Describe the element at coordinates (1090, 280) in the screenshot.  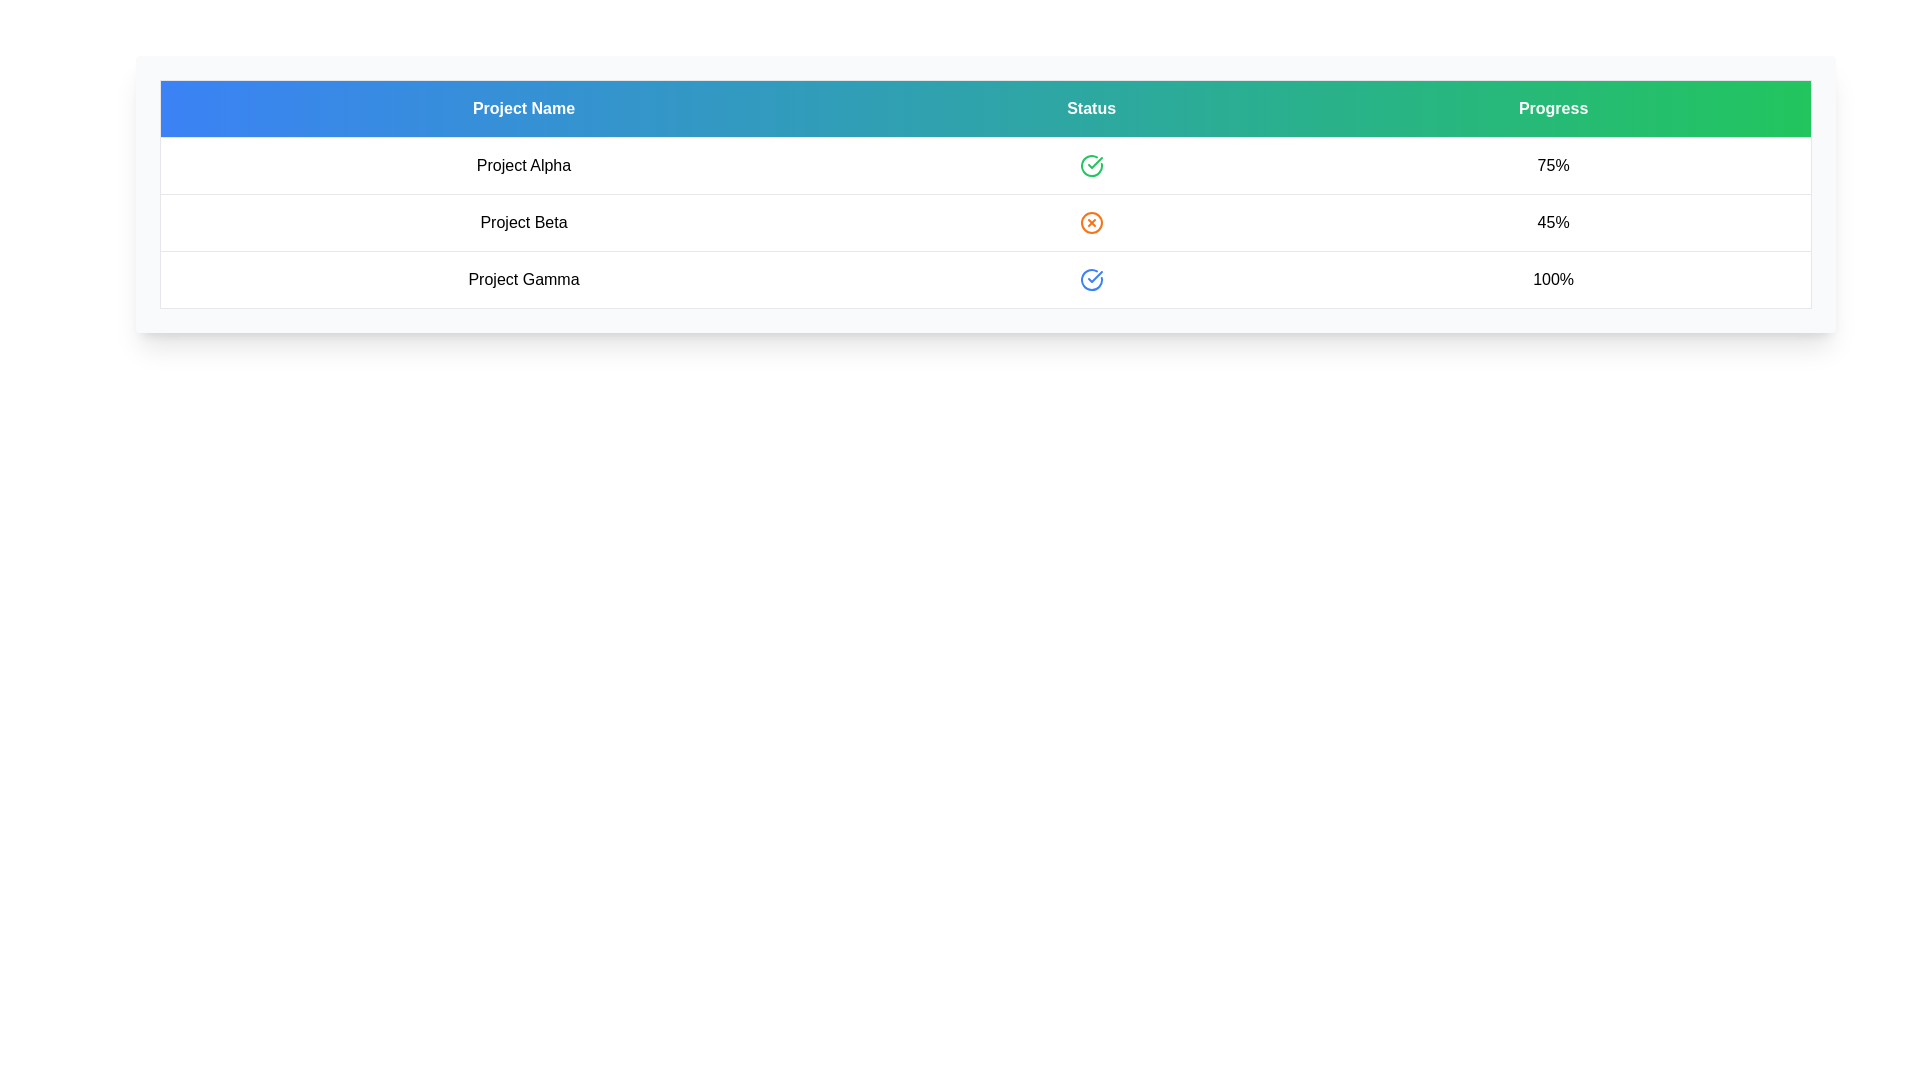
I see `the status icon for the project Project Gamma` at that location.